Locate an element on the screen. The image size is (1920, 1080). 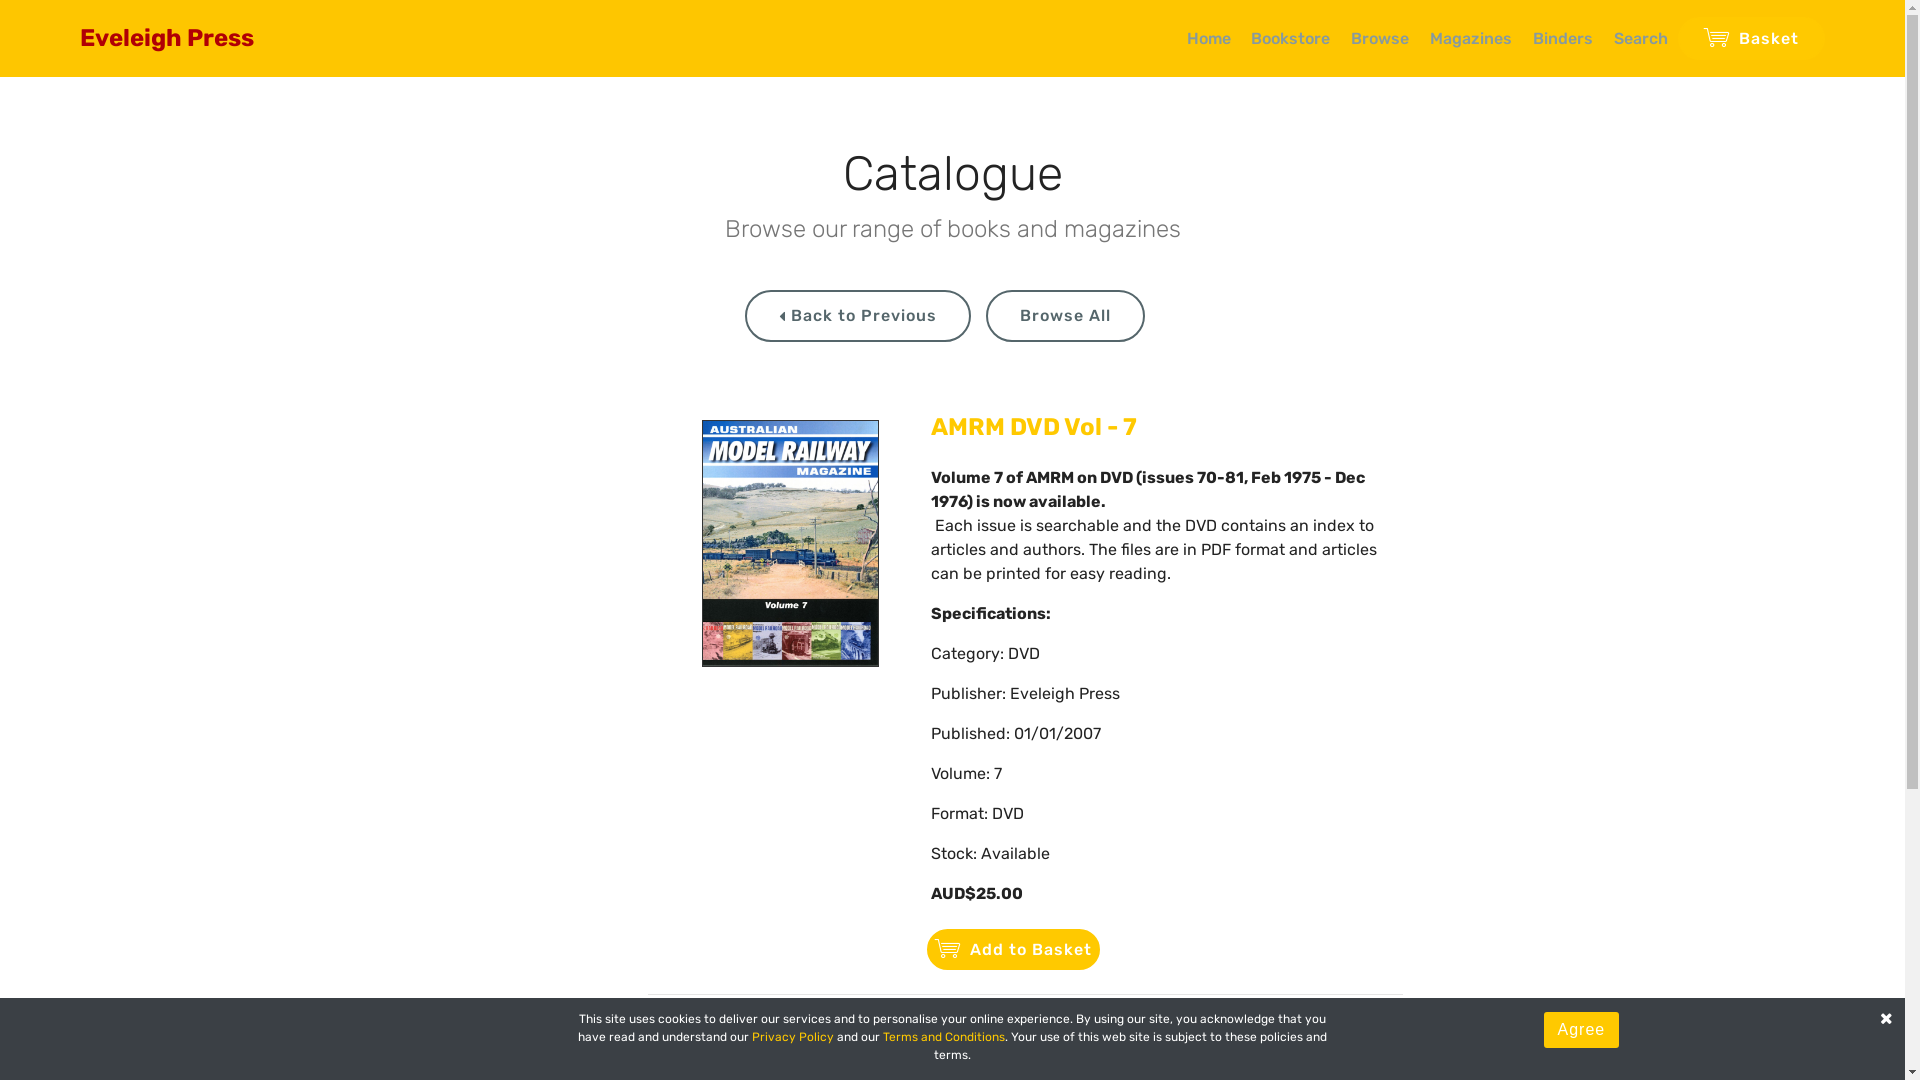
'Browse' is located at coordinates (1379, 38).